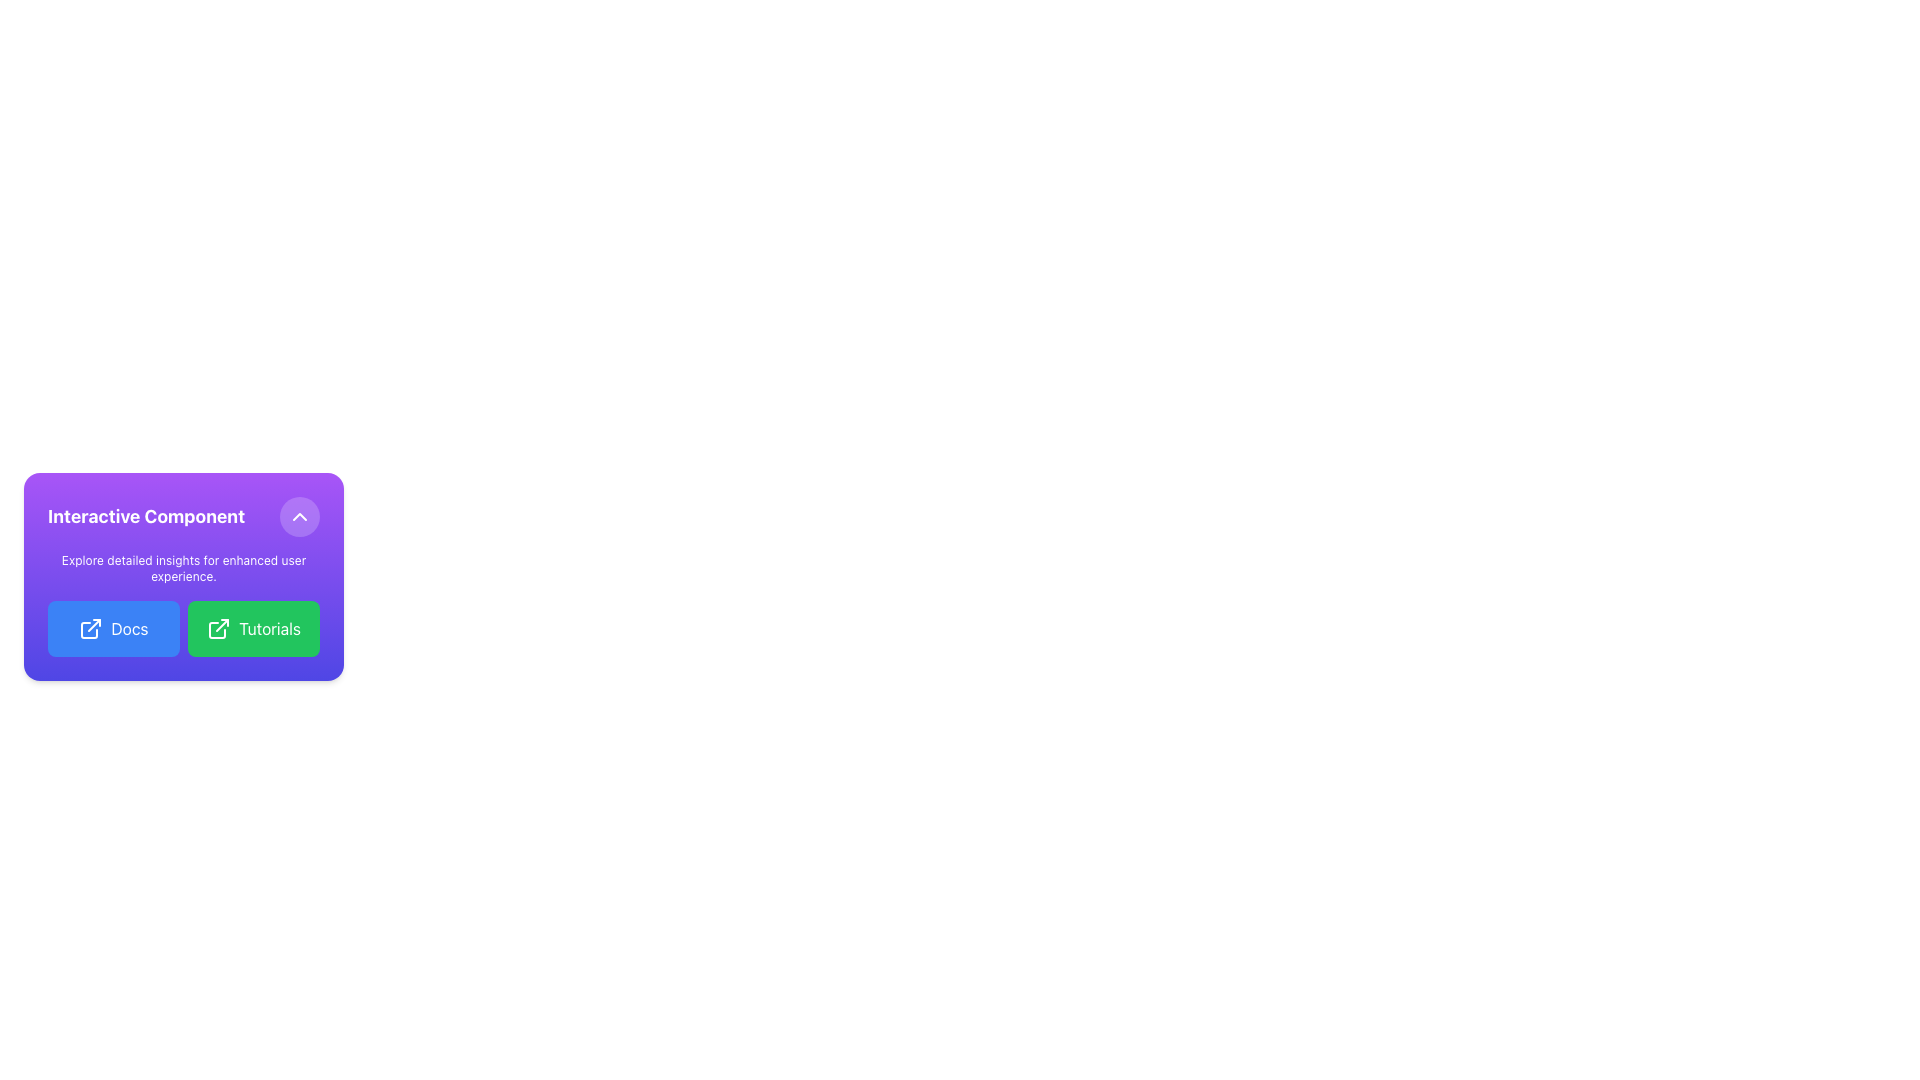 The height and width of the screenshot is (1080, 1920). Describe the element at coordinates (222, 624) in the screenshot. I see `the external link icon located at the center of the green 'Tutorials' button` at that location.